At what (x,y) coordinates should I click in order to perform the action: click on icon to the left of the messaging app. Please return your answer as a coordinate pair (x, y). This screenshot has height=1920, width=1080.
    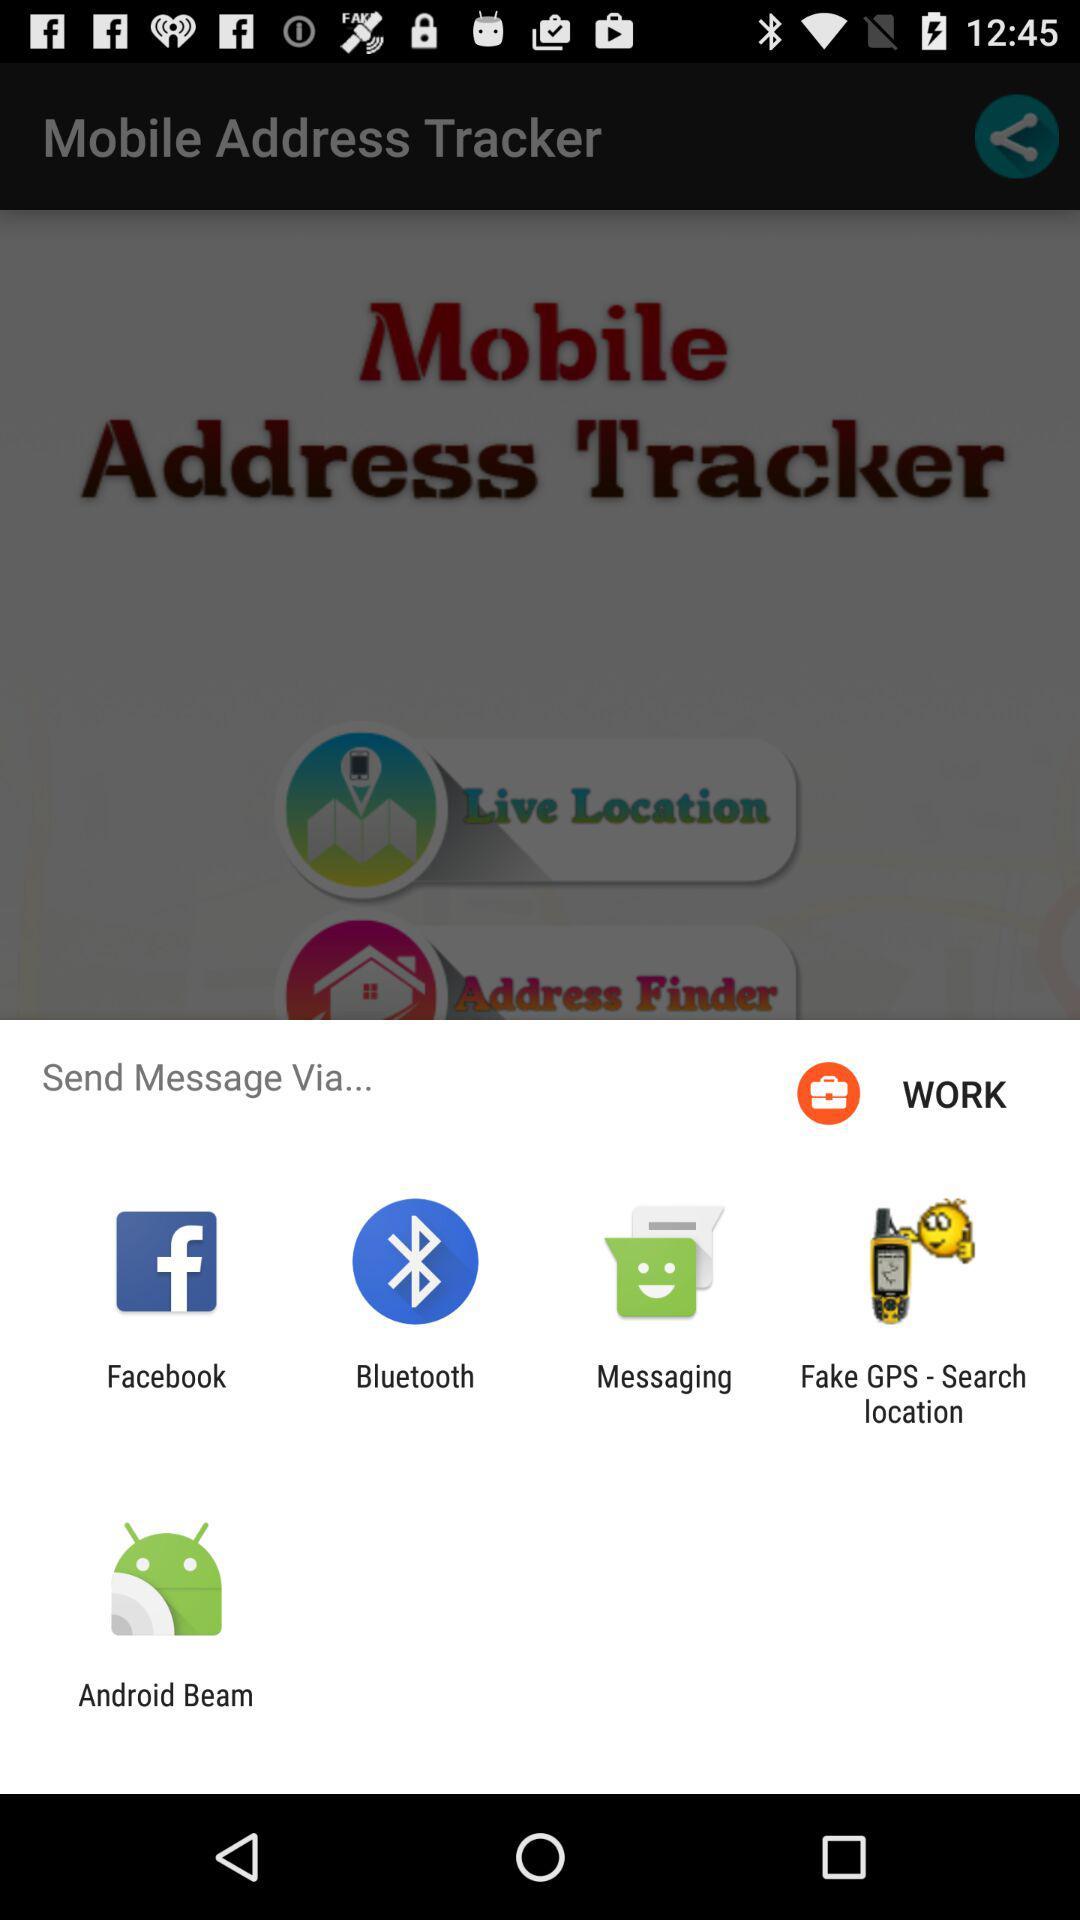
    Looking at the image, I should click on (414, 1392).